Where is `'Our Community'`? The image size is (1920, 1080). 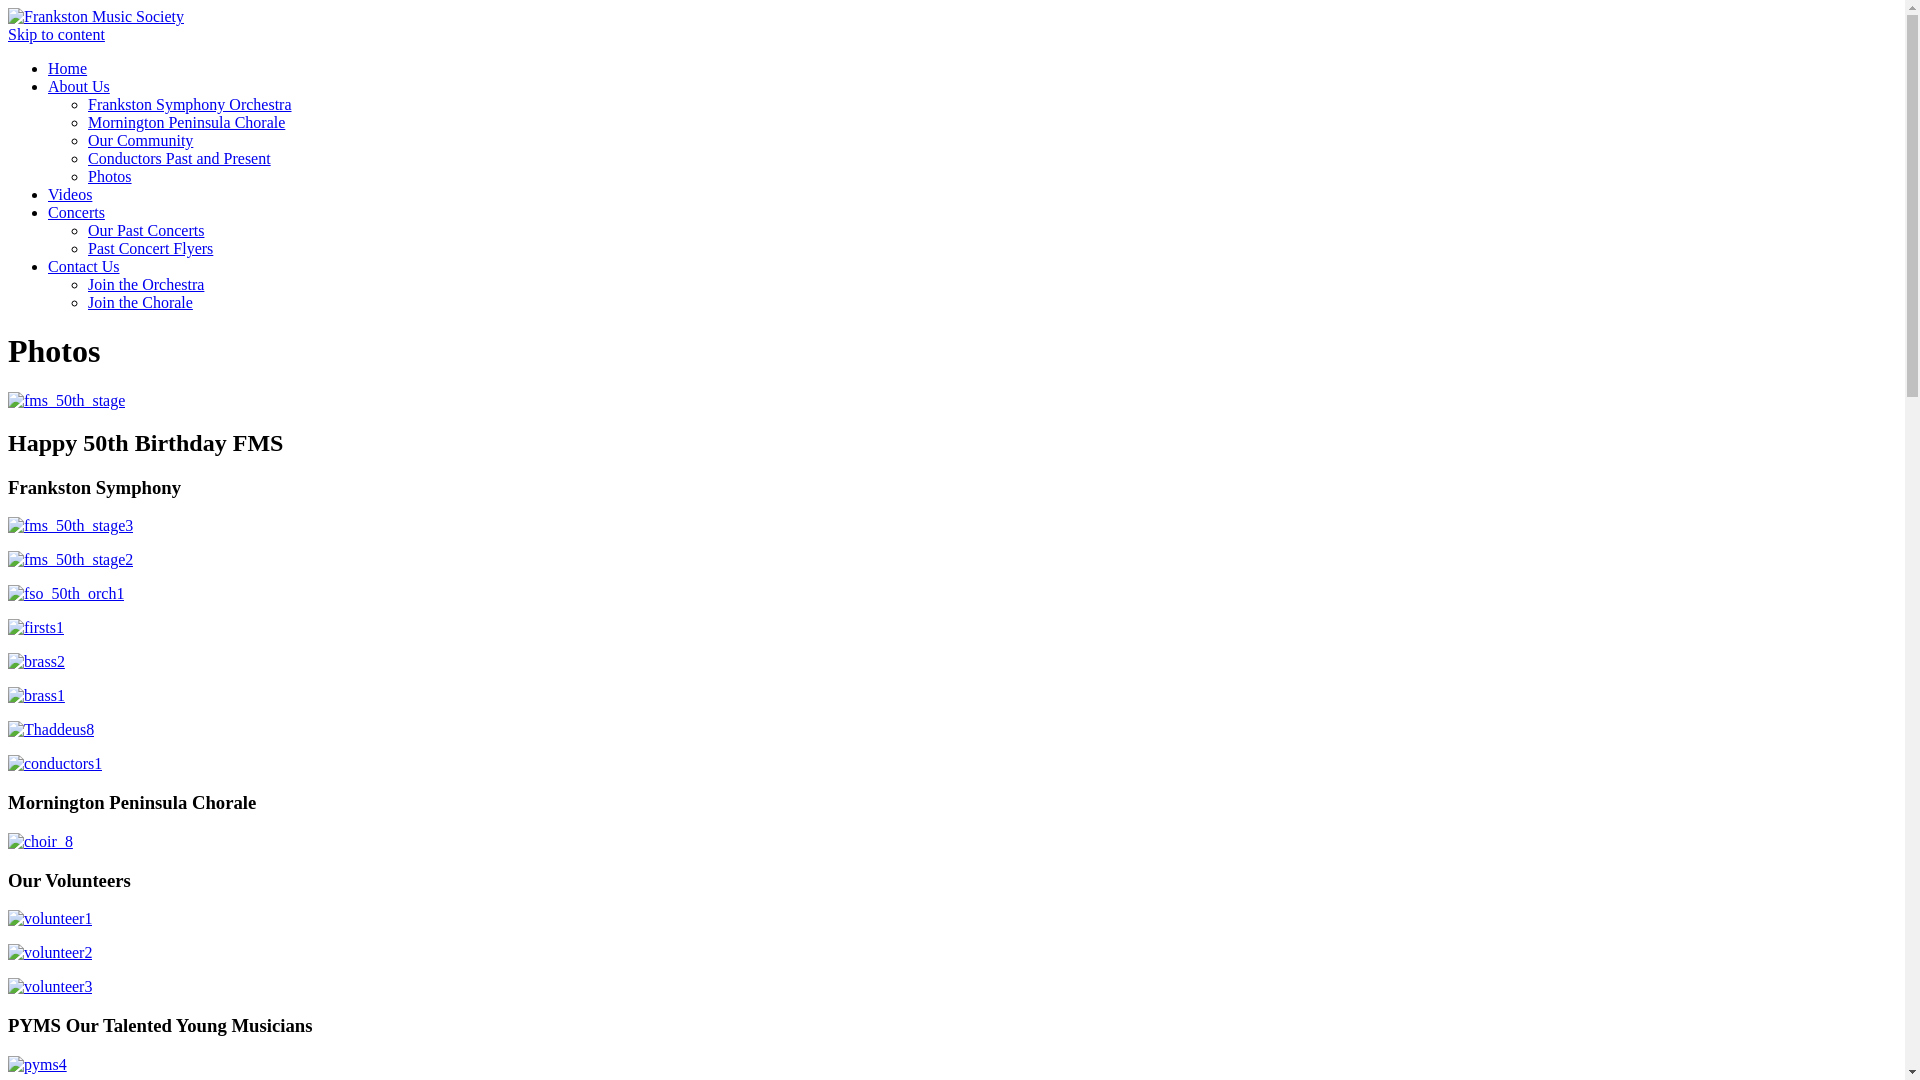
'Our Community' is located at coordinates (139, 139).